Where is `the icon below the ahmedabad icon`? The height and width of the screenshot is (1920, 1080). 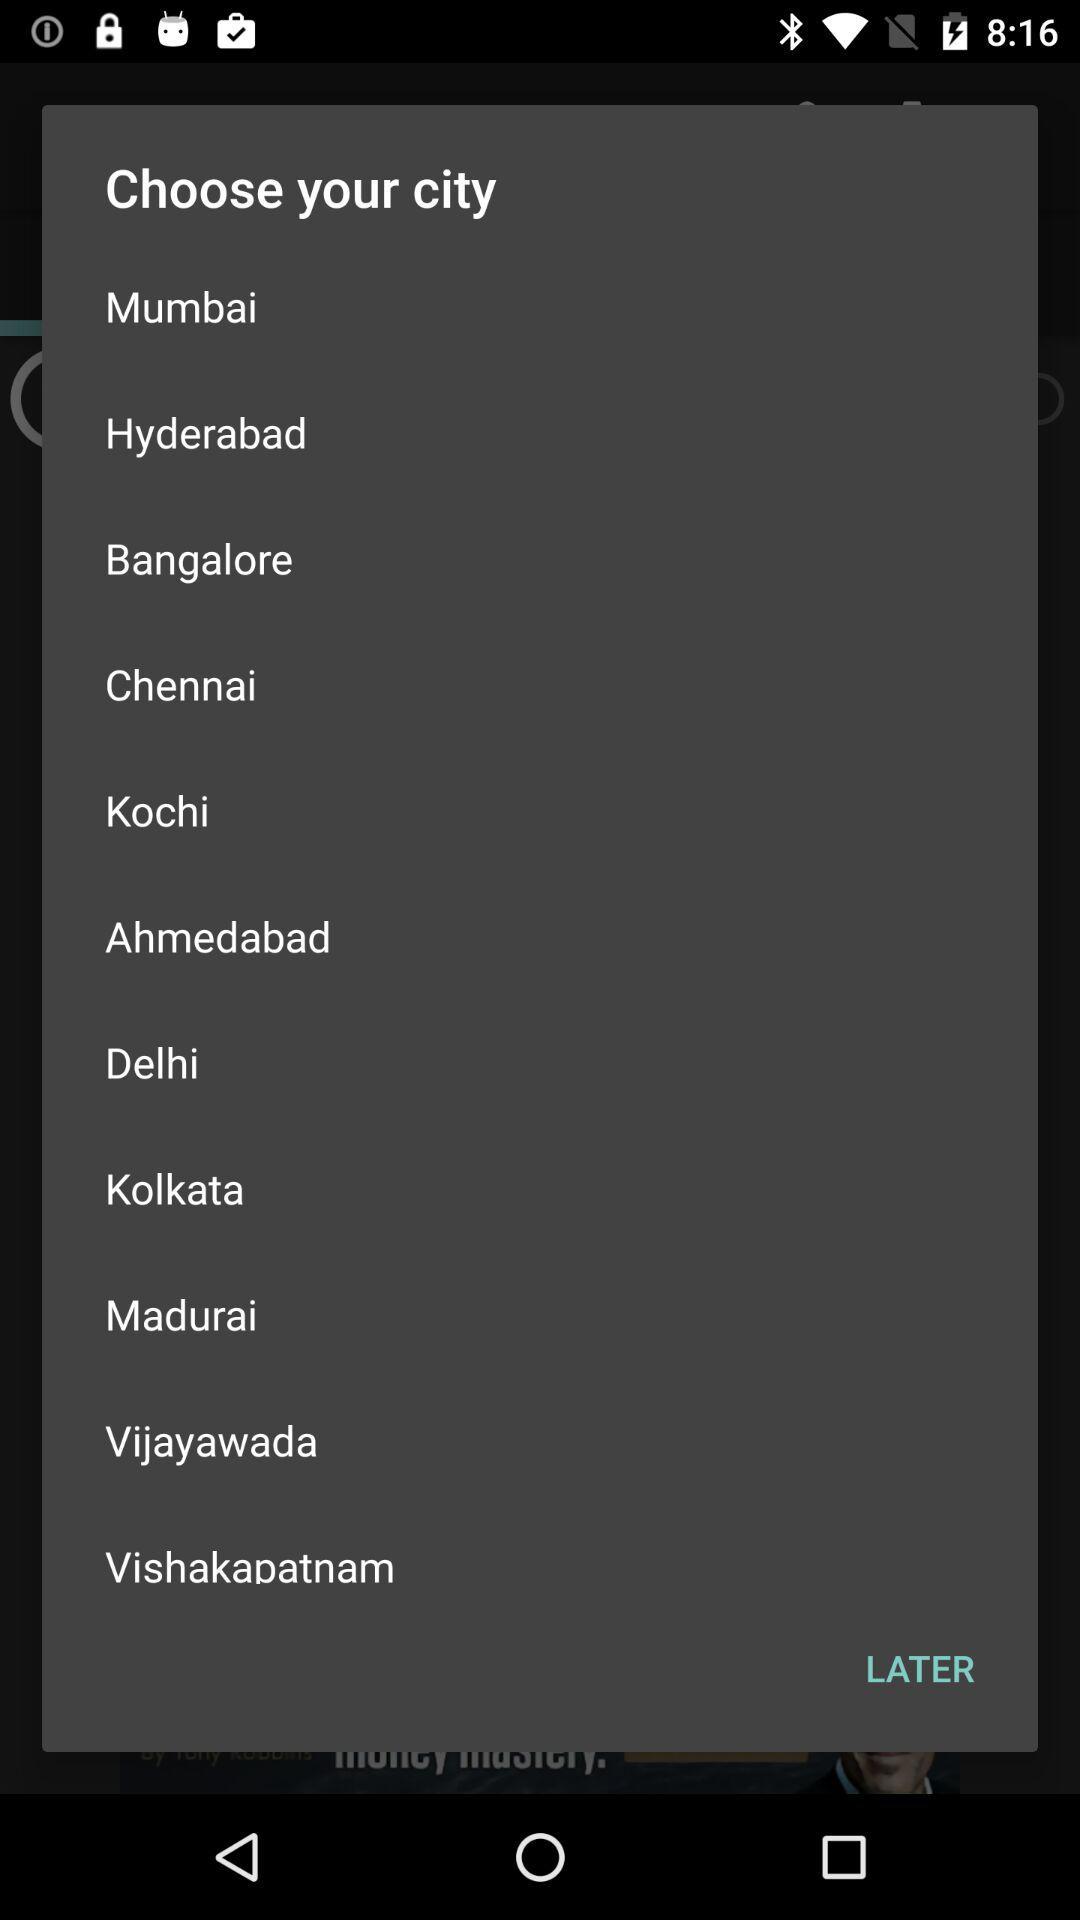 the icon below the ahmedabad icon is located at coordinates (540, 1060).